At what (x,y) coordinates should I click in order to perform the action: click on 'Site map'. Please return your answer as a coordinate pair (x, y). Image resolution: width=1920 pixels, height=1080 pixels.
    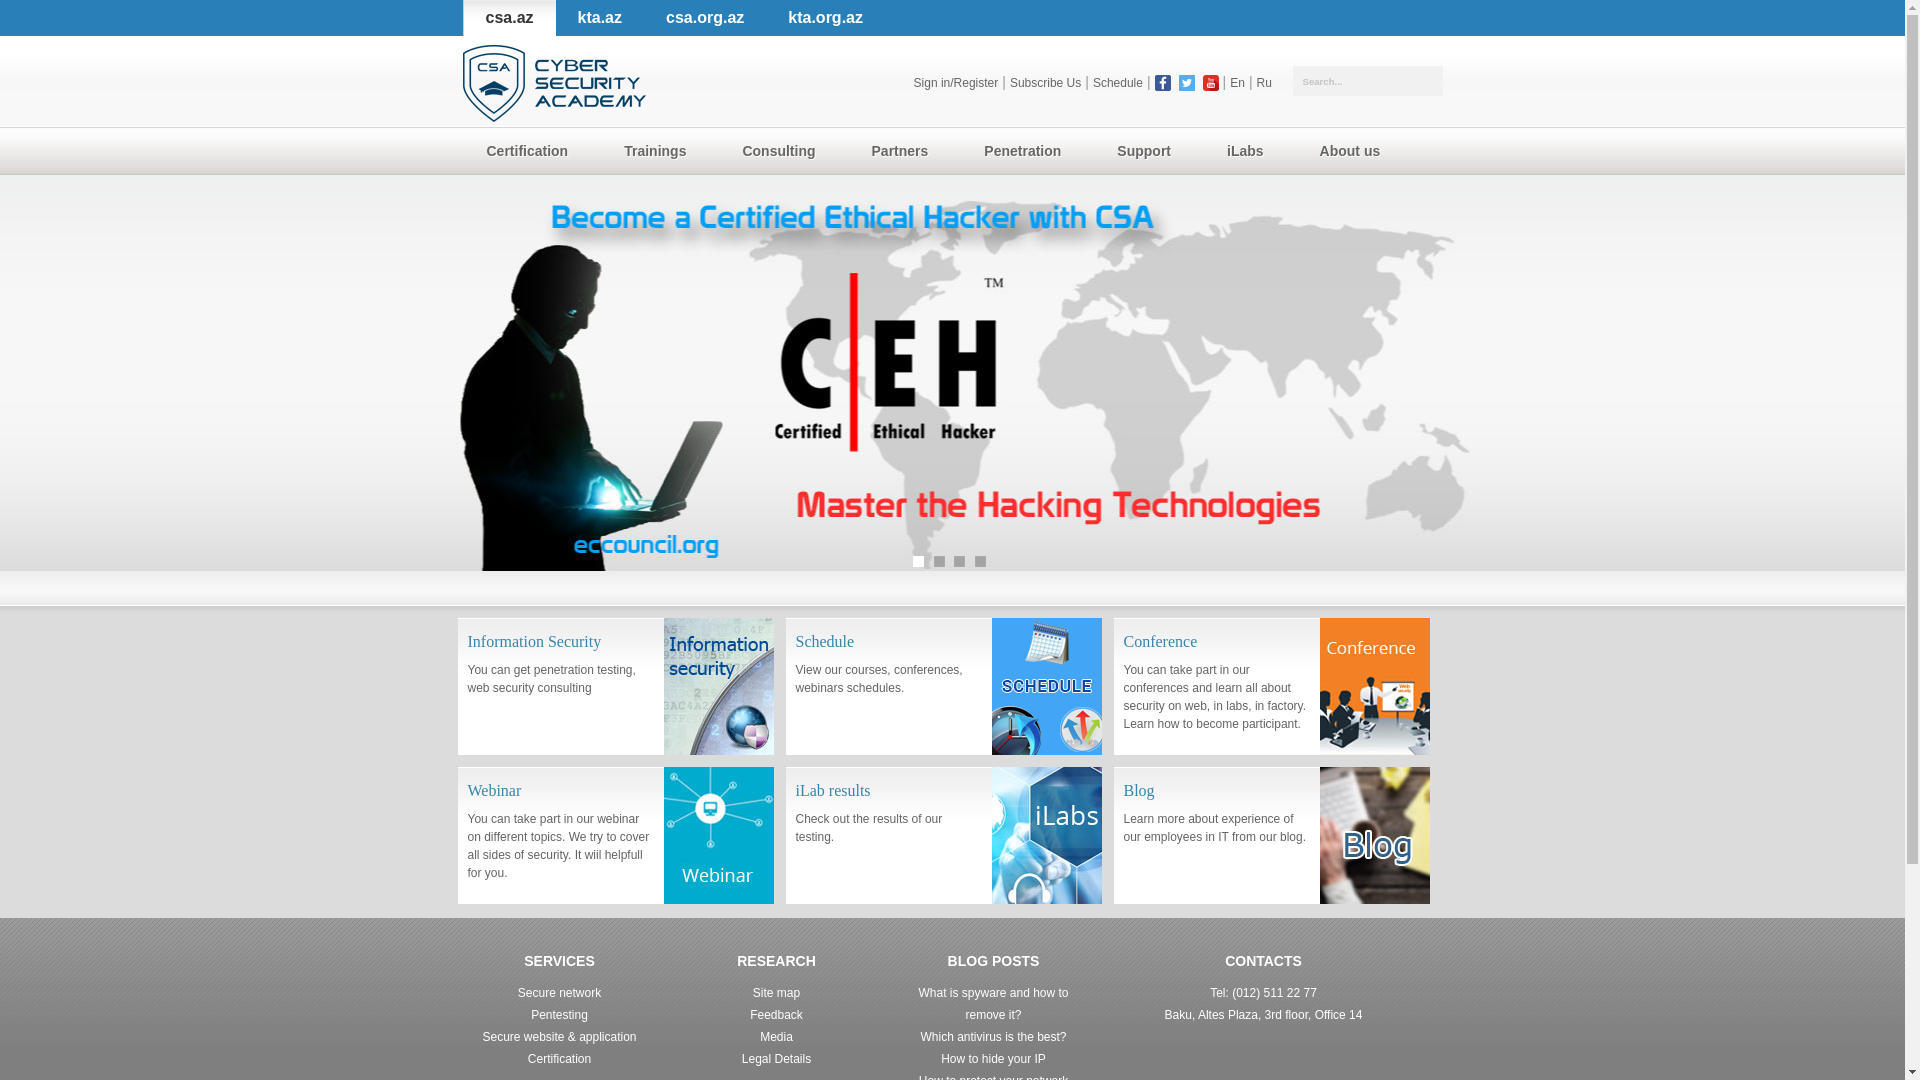
    Looking at the image, I should click on (775, 992).